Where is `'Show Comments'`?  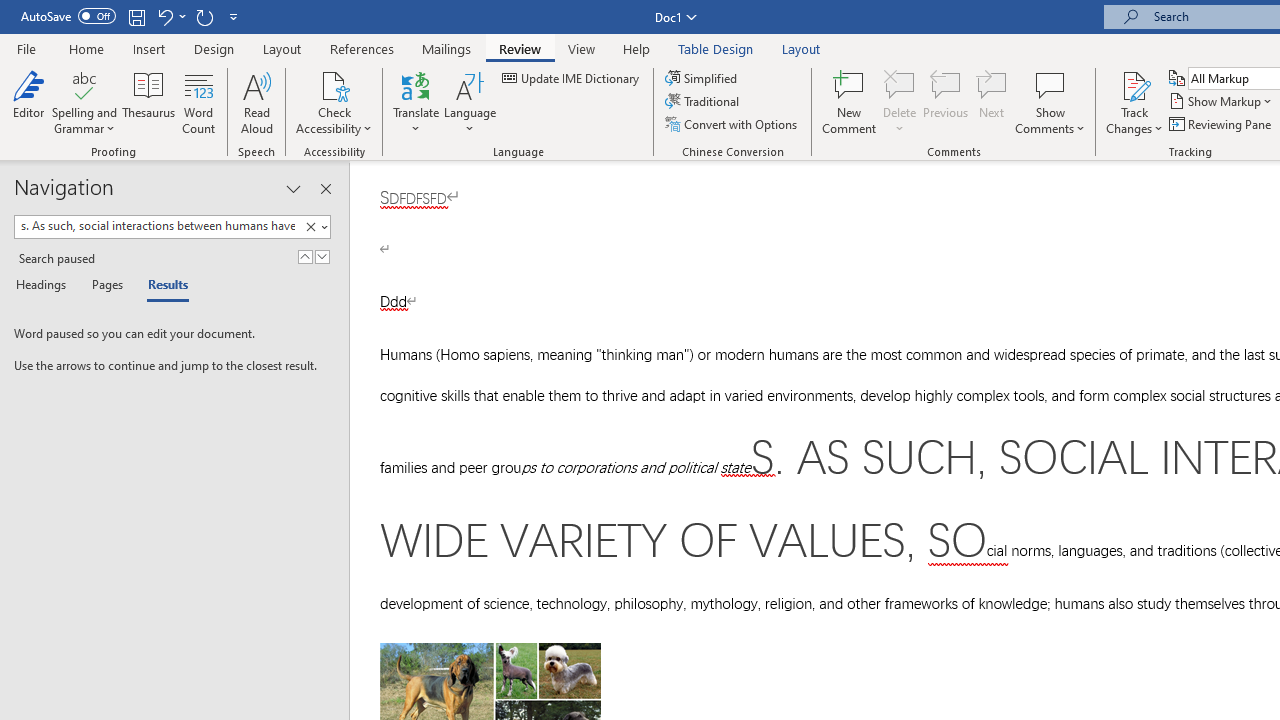 'Show Comments' is located at coordinates (1049, 103).